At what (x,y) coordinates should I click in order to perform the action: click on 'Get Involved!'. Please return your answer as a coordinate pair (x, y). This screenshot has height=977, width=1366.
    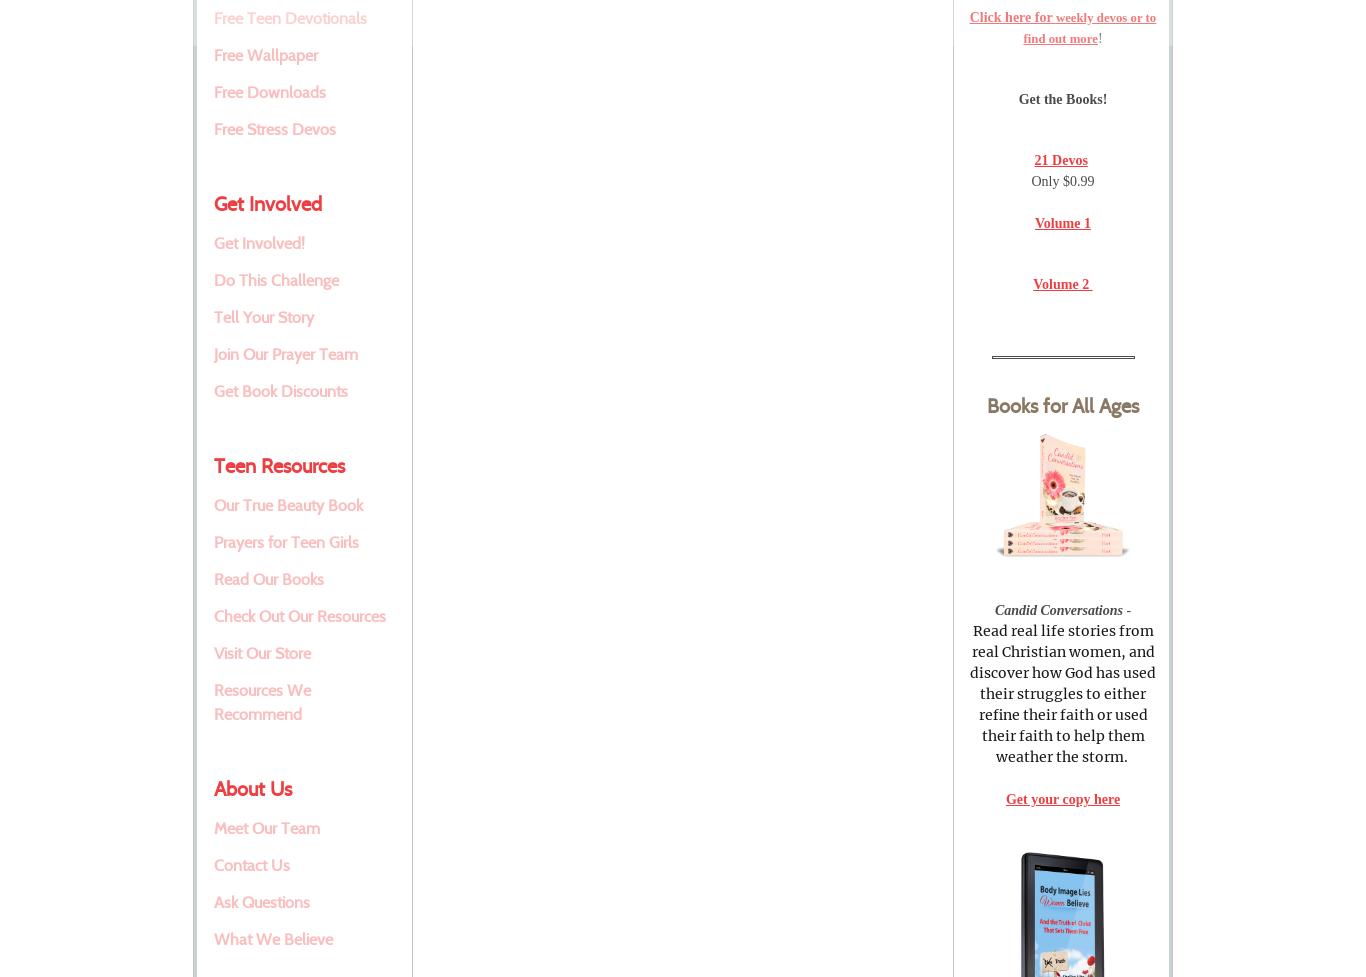
    Looking at the image, I should click on (259, 242).